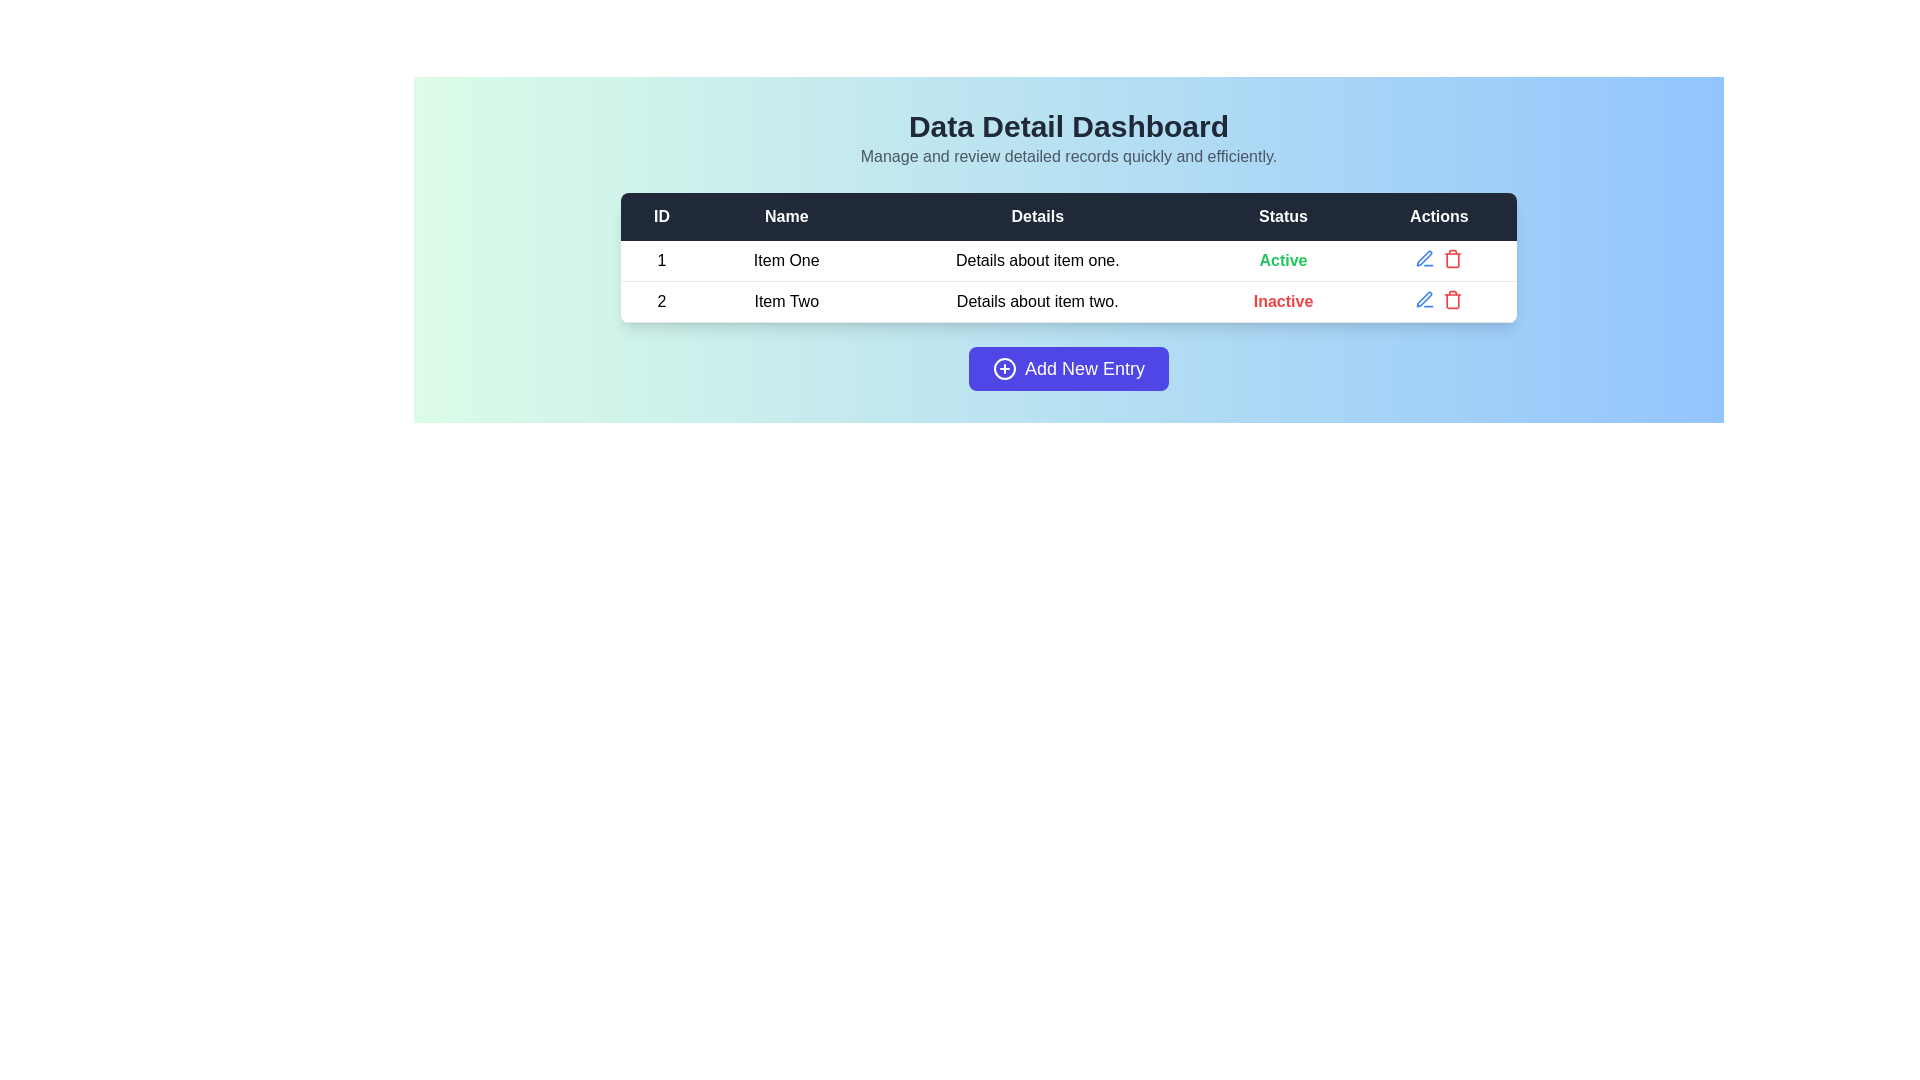  I want to click on the status label indicating 'not active' for 'Item Two' in the second row of the data table, so click(1283, 301).